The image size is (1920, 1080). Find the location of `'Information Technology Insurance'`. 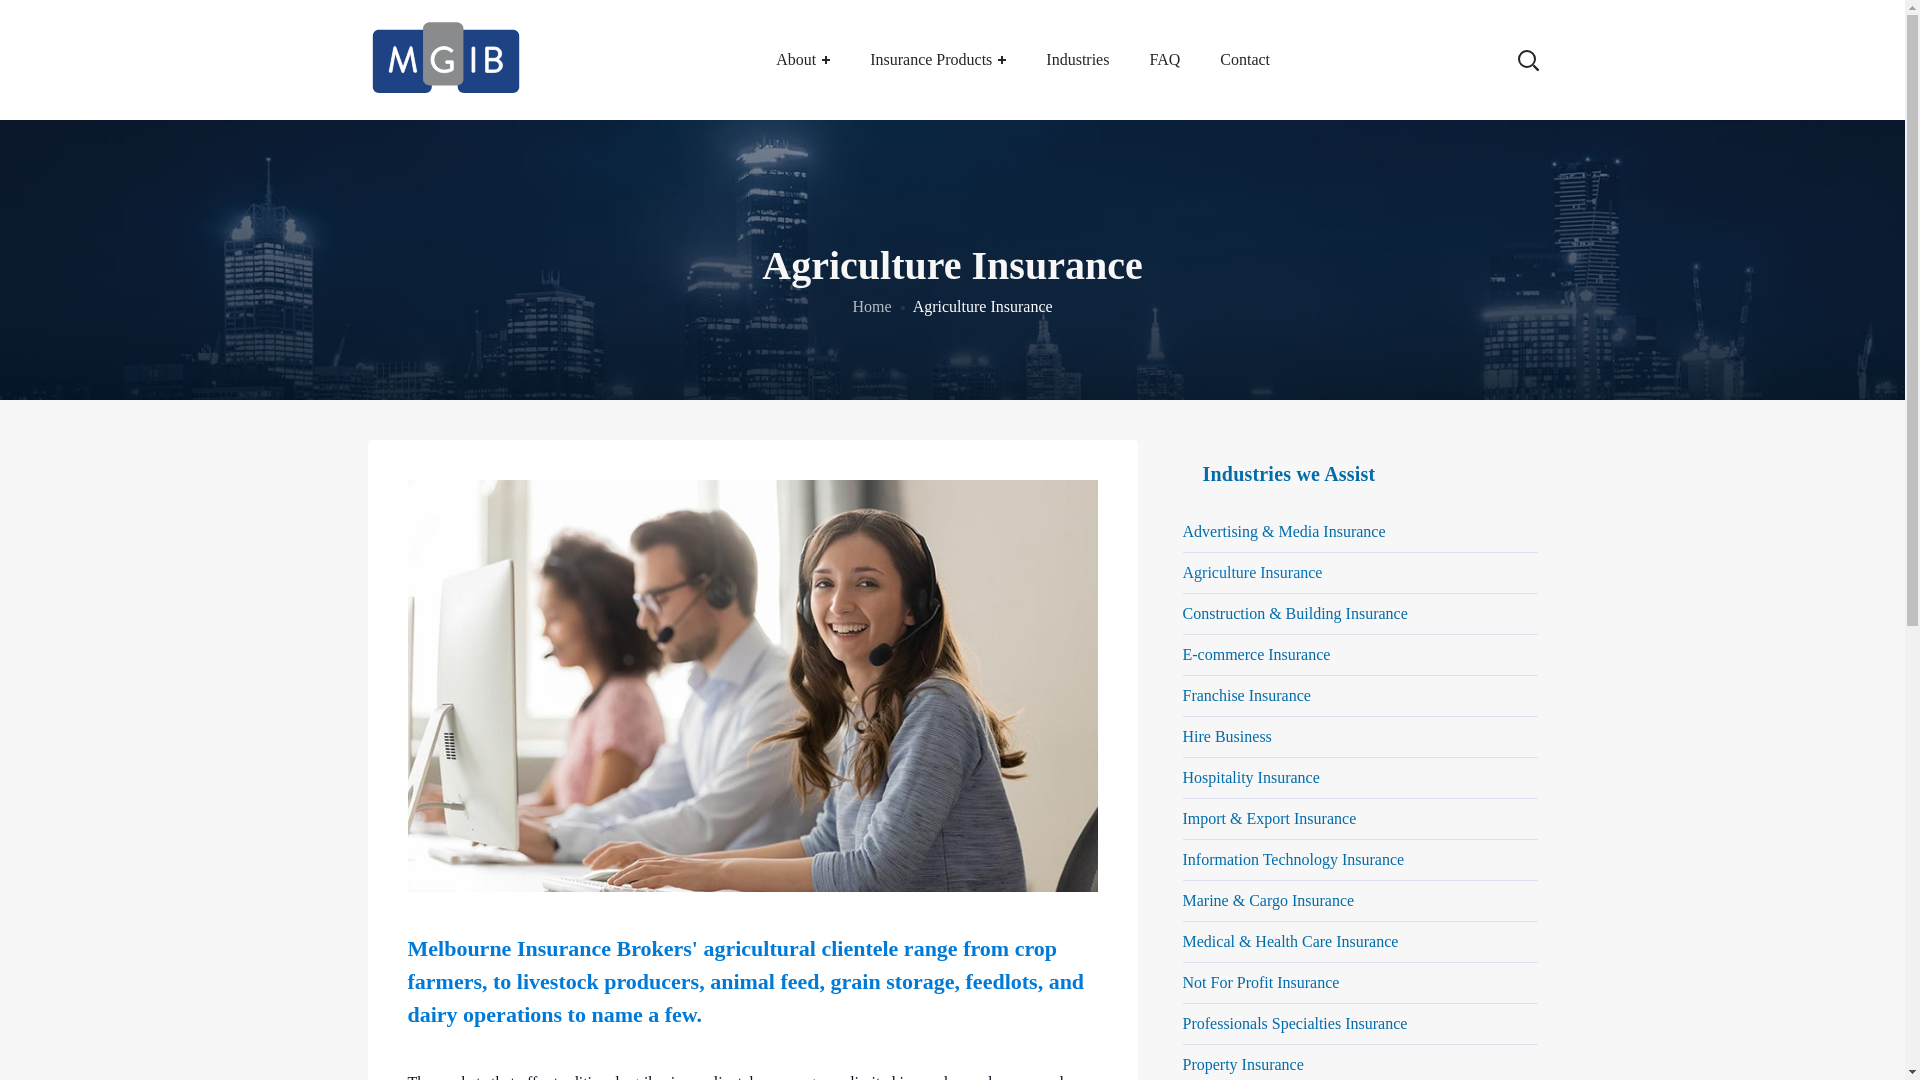

'Information Technology Insurance' is located at coordinates (1181, 859).